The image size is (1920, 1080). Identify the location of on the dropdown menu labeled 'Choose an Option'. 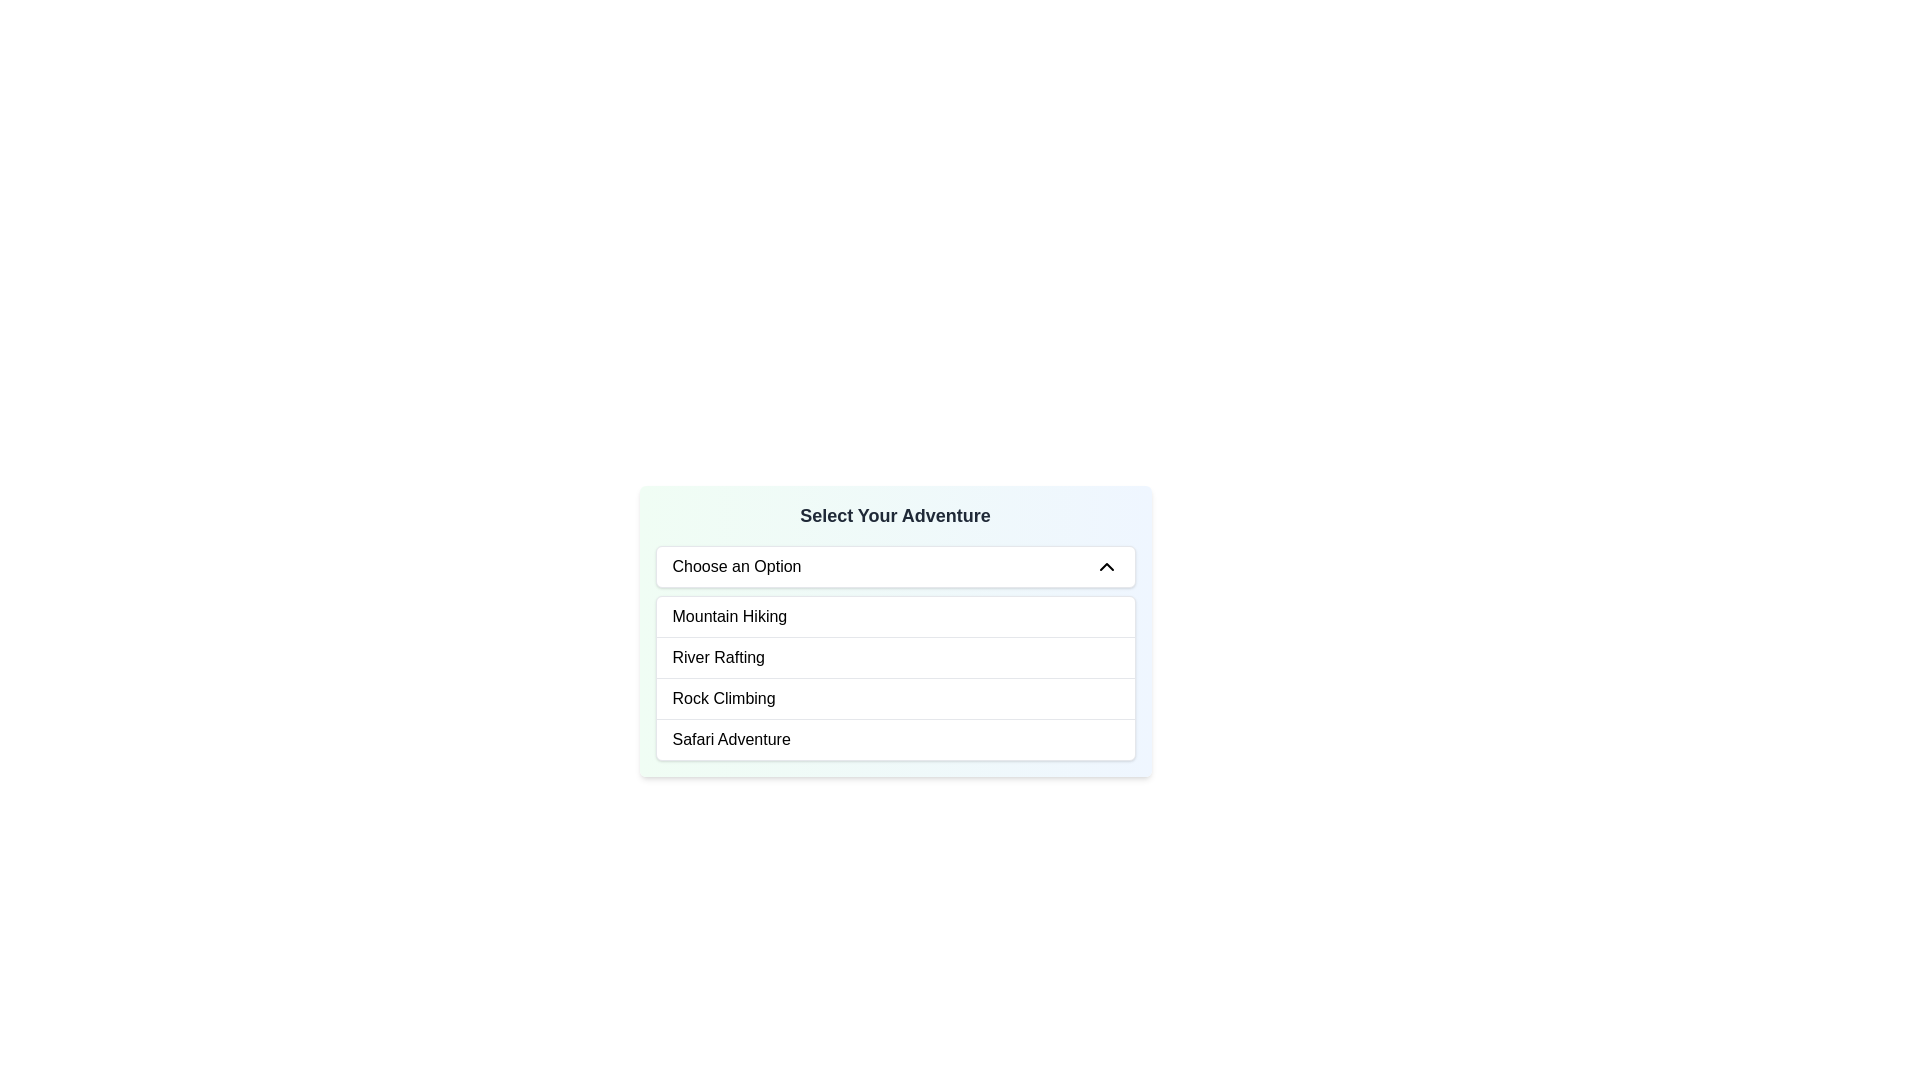
(894, 567).